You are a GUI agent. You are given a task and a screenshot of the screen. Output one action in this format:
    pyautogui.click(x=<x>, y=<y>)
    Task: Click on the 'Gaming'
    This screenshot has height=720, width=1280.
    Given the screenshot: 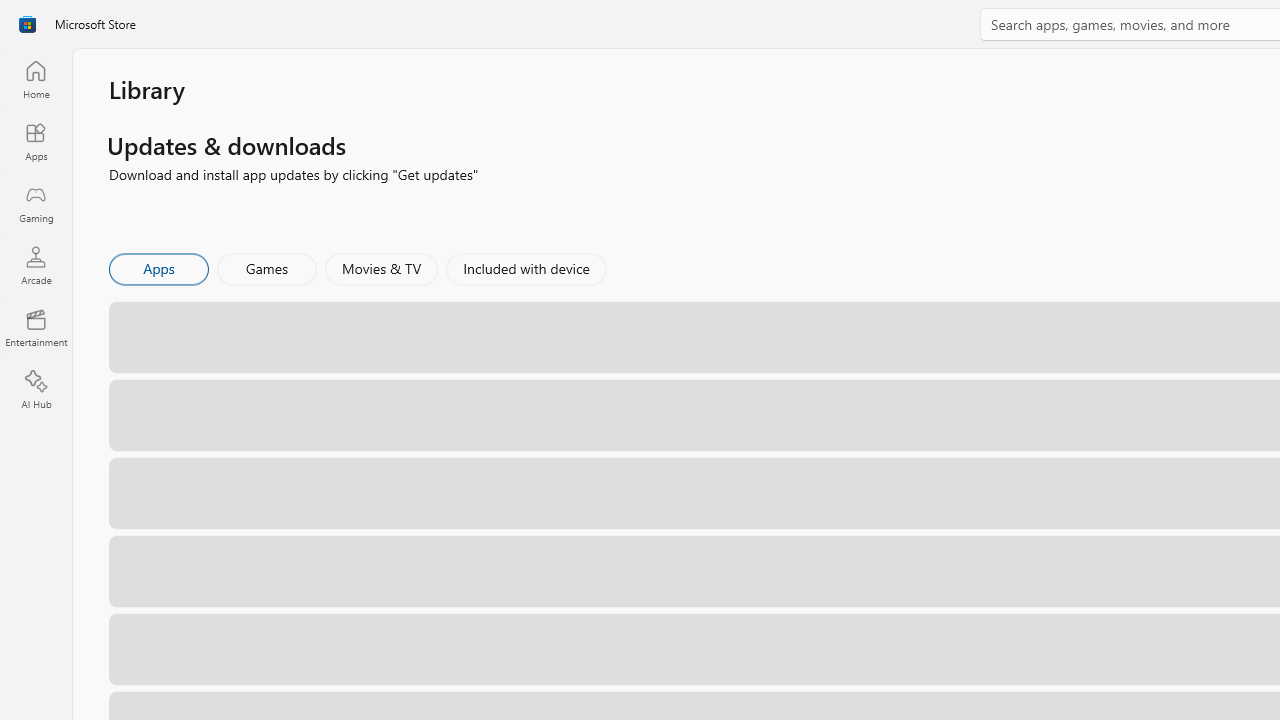 What is the action you would take?
    pyautogui.click(x=35, y=203)
    